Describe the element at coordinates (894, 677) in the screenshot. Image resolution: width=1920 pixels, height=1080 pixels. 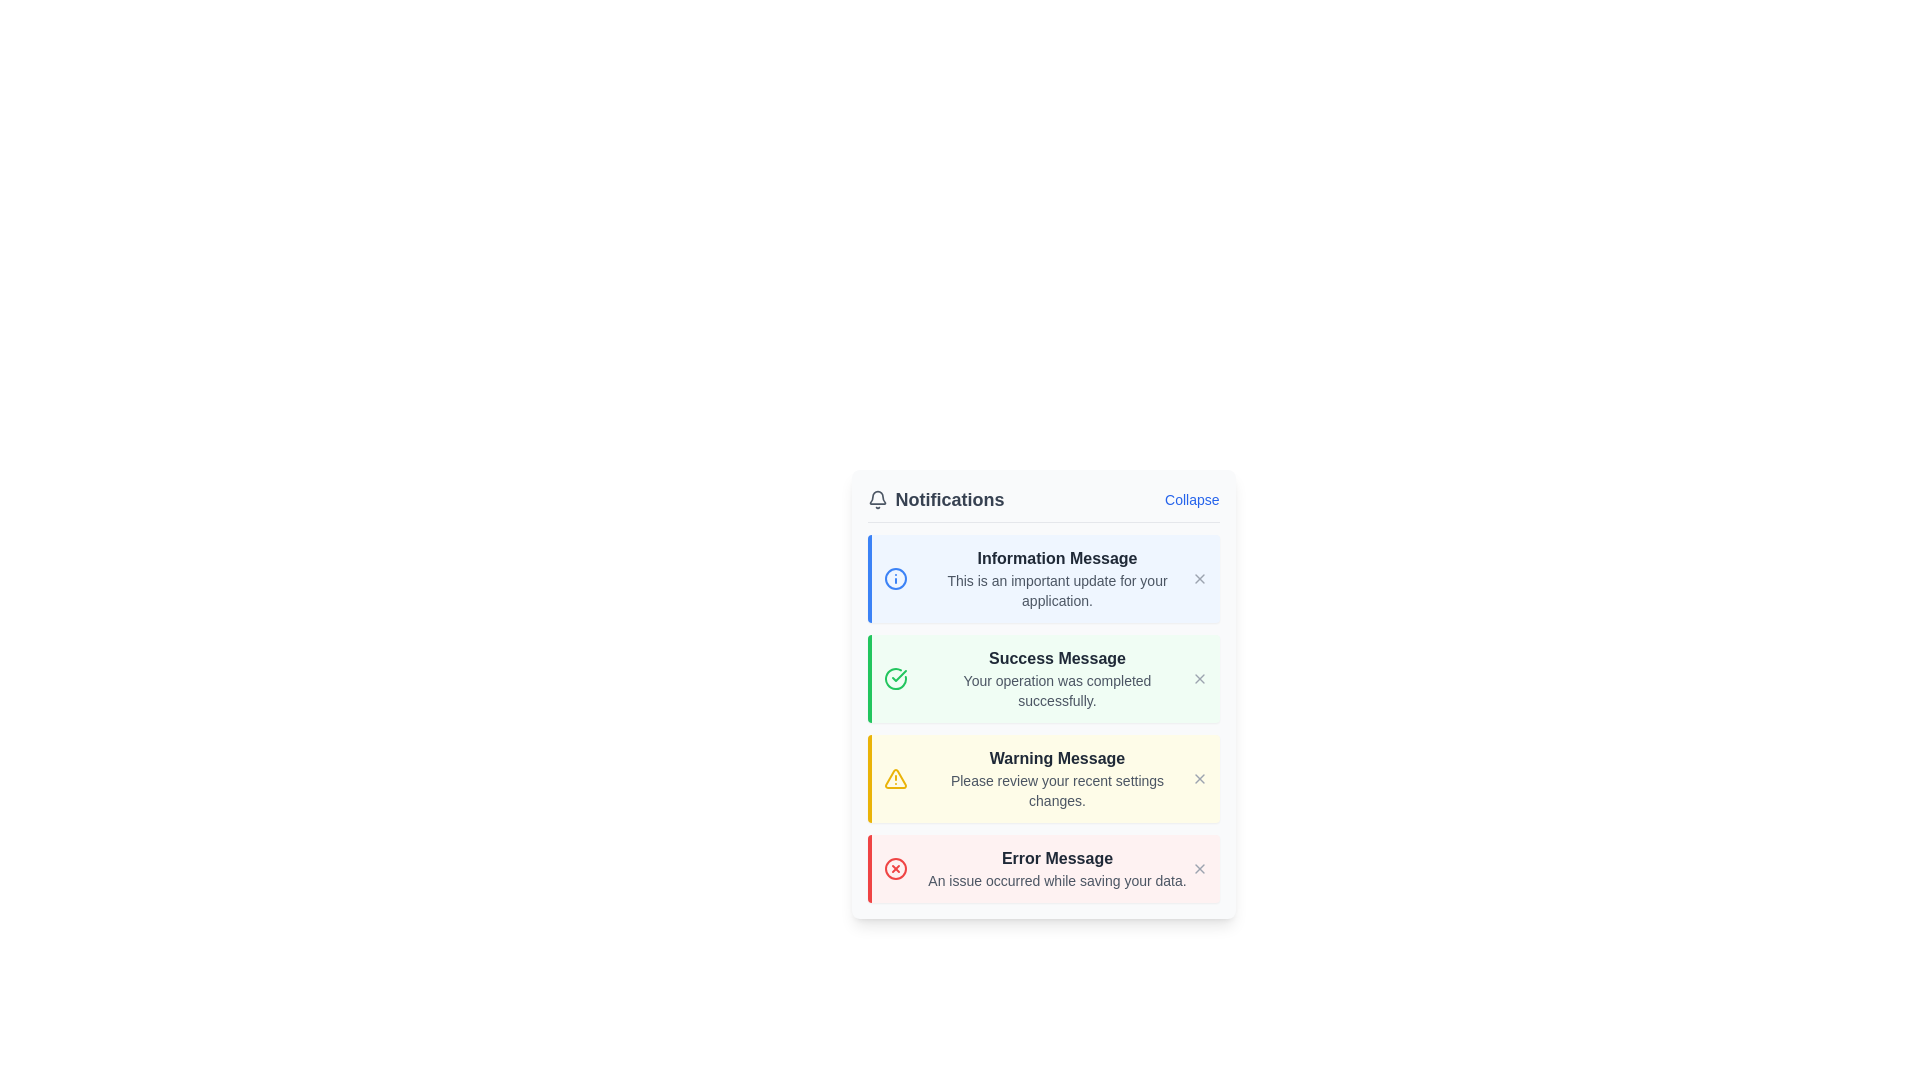
I see `the circular success icon with a green border and checkmark inside, located in the 'Success Message' notification box` at that location.